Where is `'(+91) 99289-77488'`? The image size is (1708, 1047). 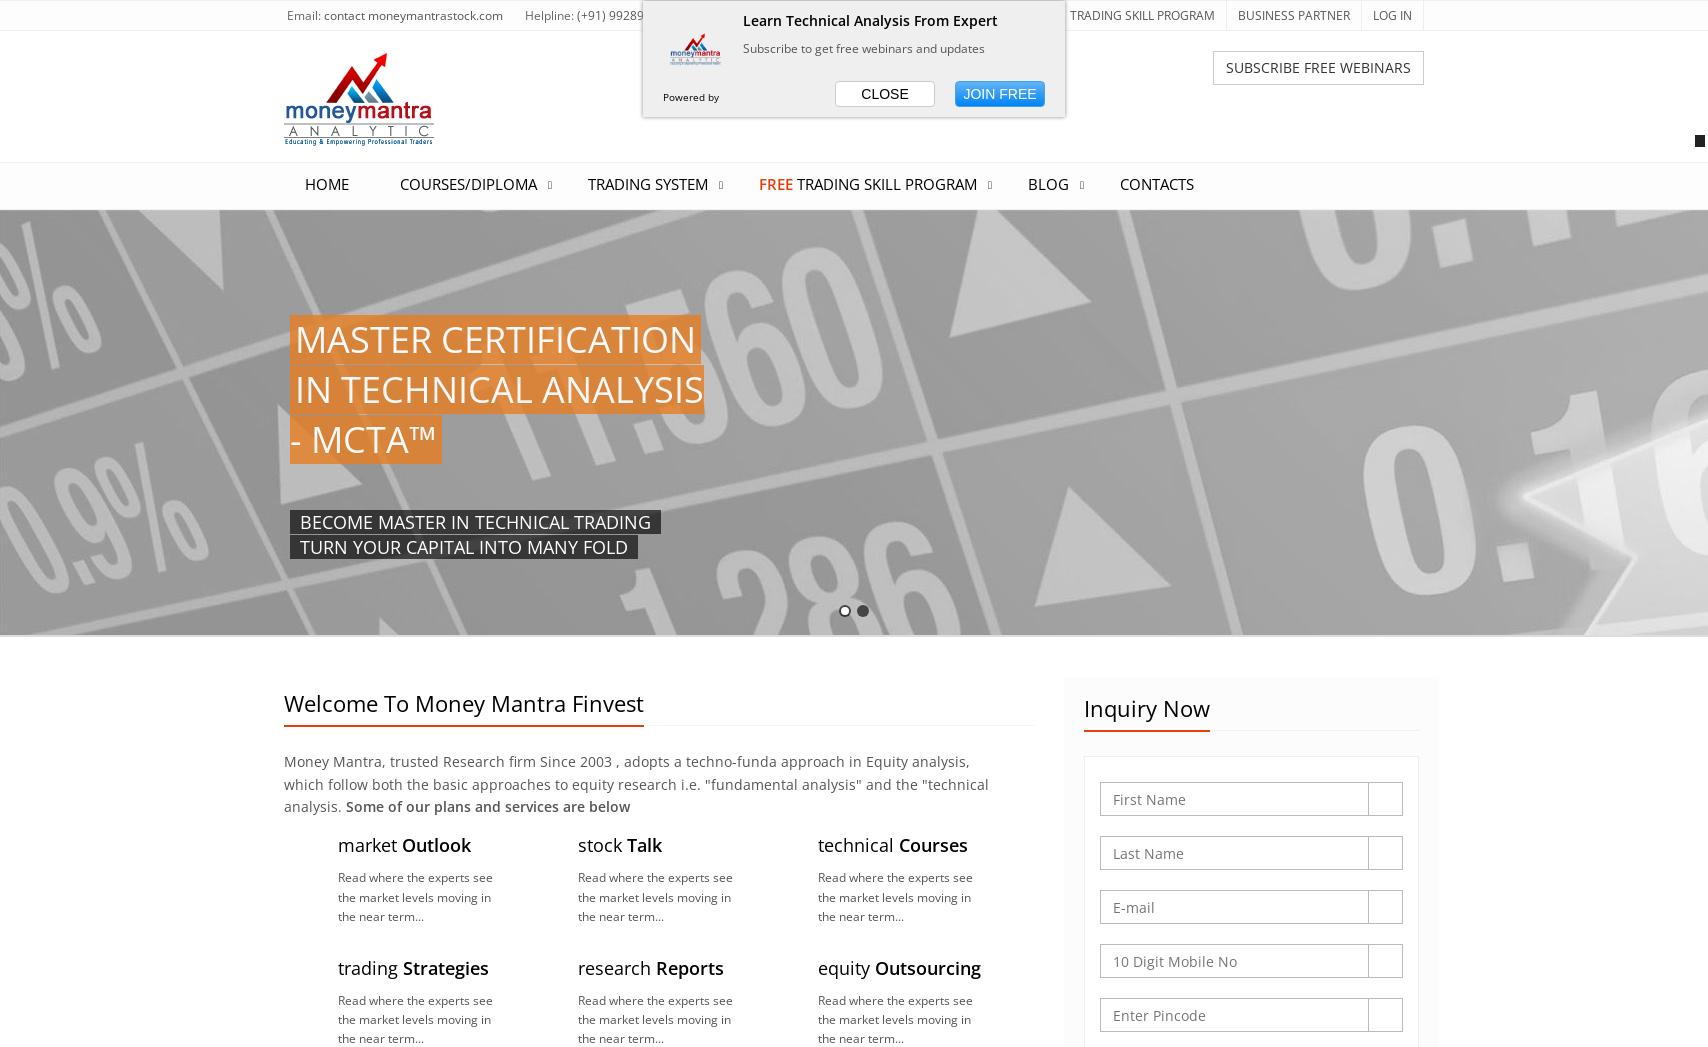 '(+91) 99289-77488' is located at coordinates (630, 14).